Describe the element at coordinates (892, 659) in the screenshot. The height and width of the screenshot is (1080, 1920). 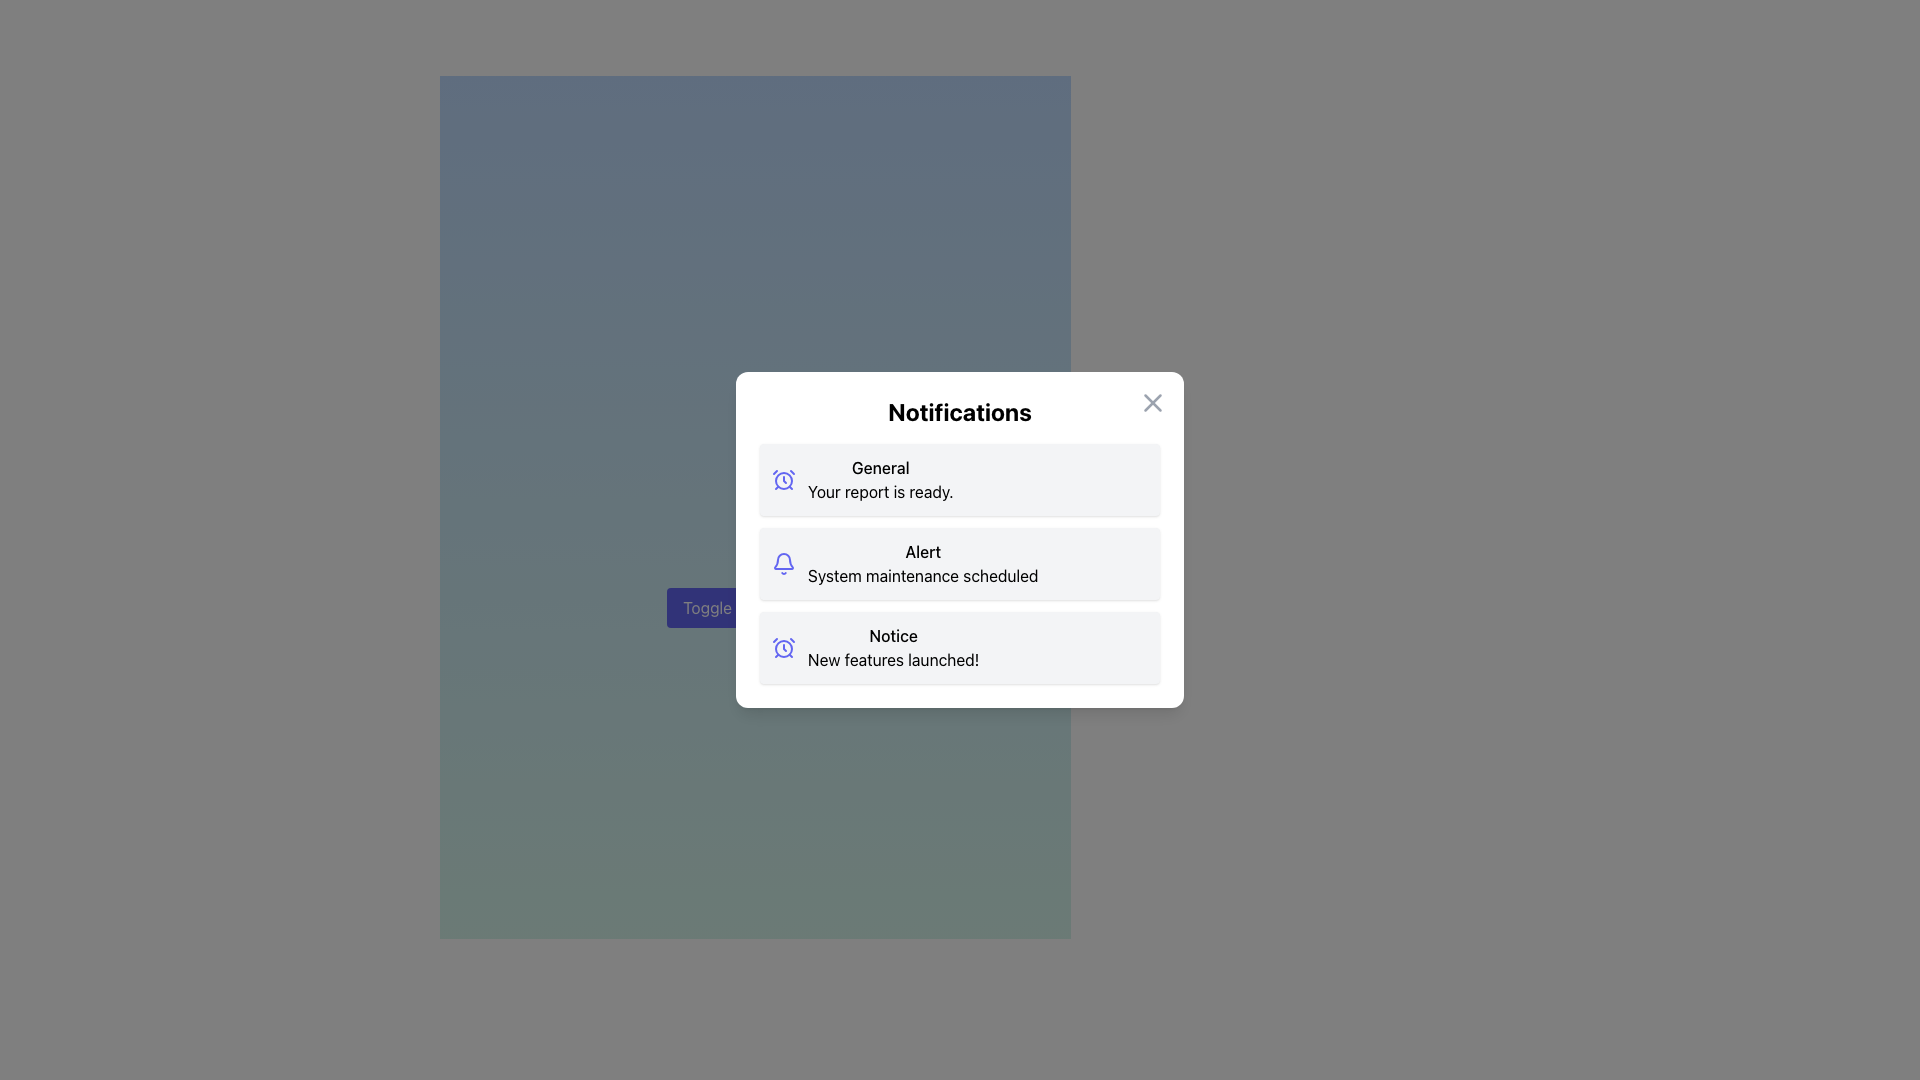
I see `notification message displaying 'New features launched!' located below the title 'Notice' in the modal` at that location.